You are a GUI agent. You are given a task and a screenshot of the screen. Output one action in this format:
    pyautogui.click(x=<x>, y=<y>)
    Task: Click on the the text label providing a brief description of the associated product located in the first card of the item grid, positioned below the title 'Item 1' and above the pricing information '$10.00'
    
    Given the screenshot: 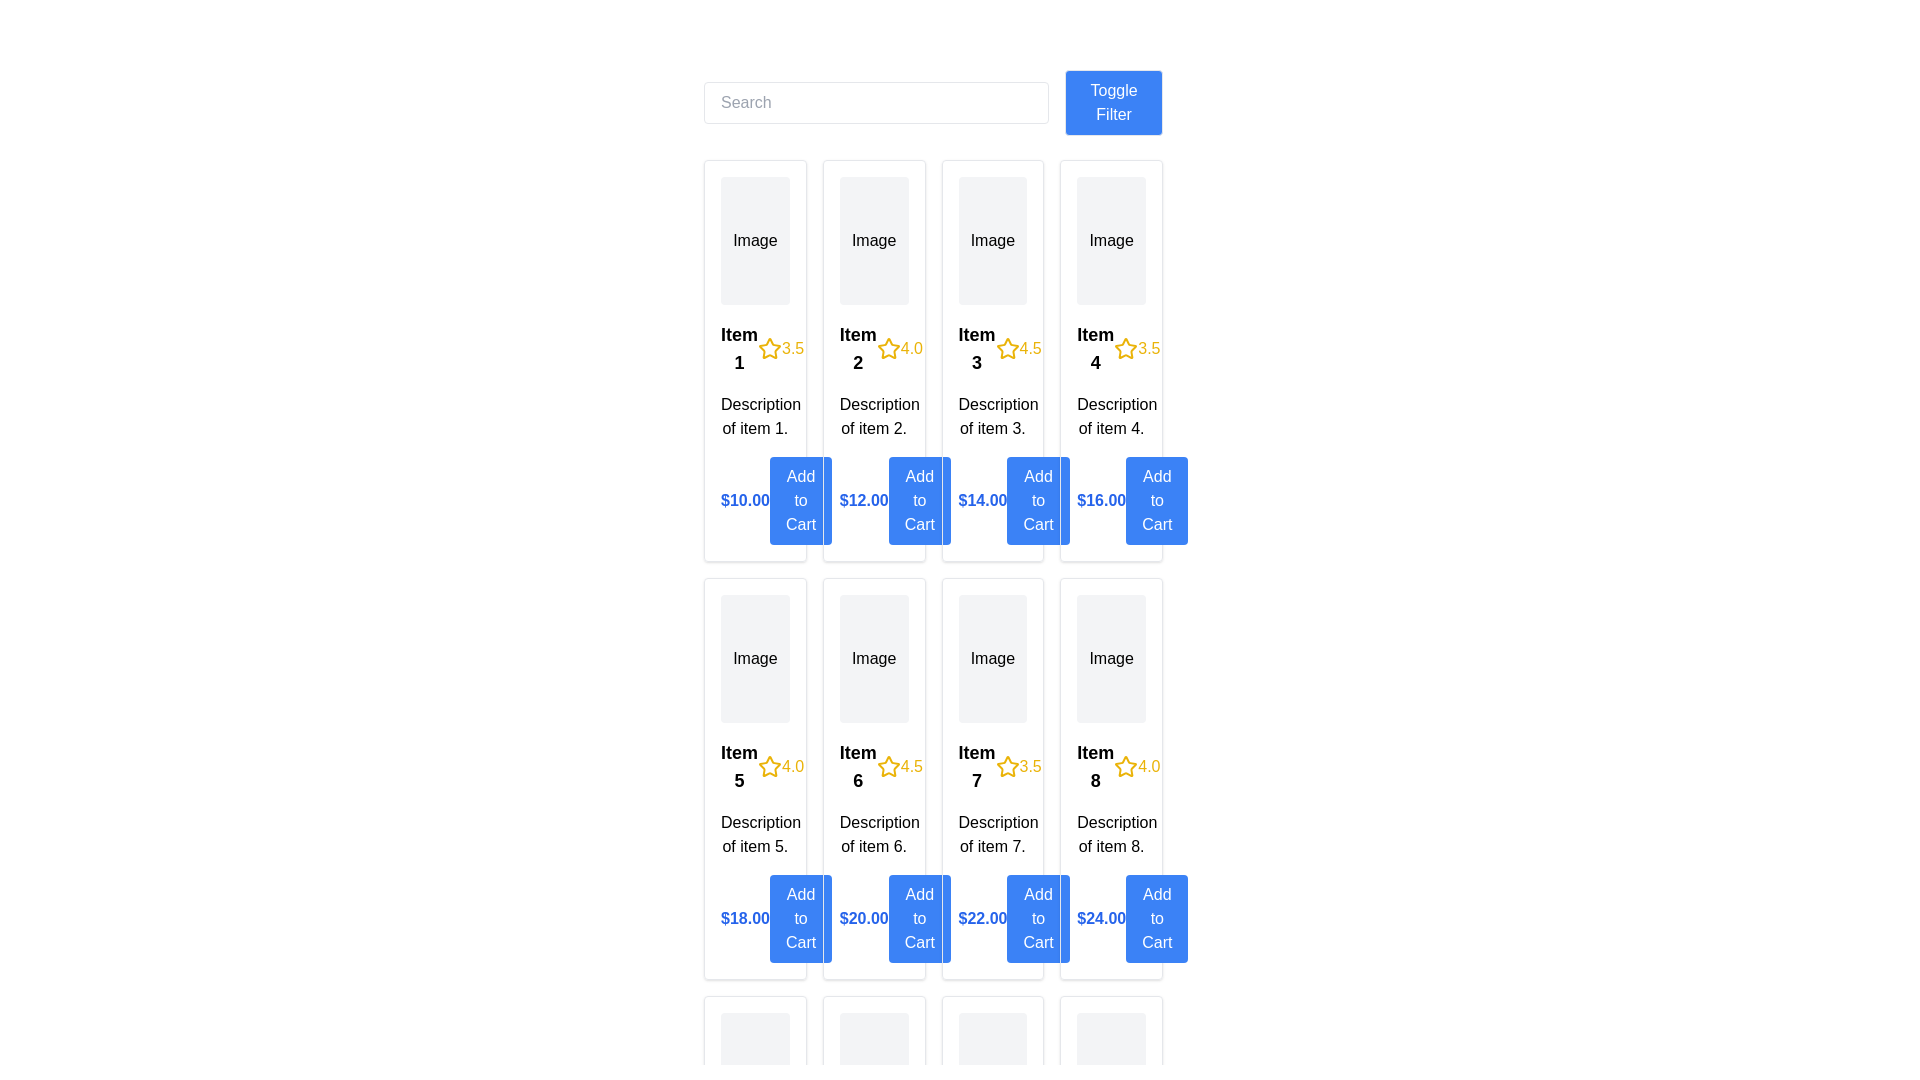 What is the action you would take?
    pyautogui.click(x=754, y=415)
    